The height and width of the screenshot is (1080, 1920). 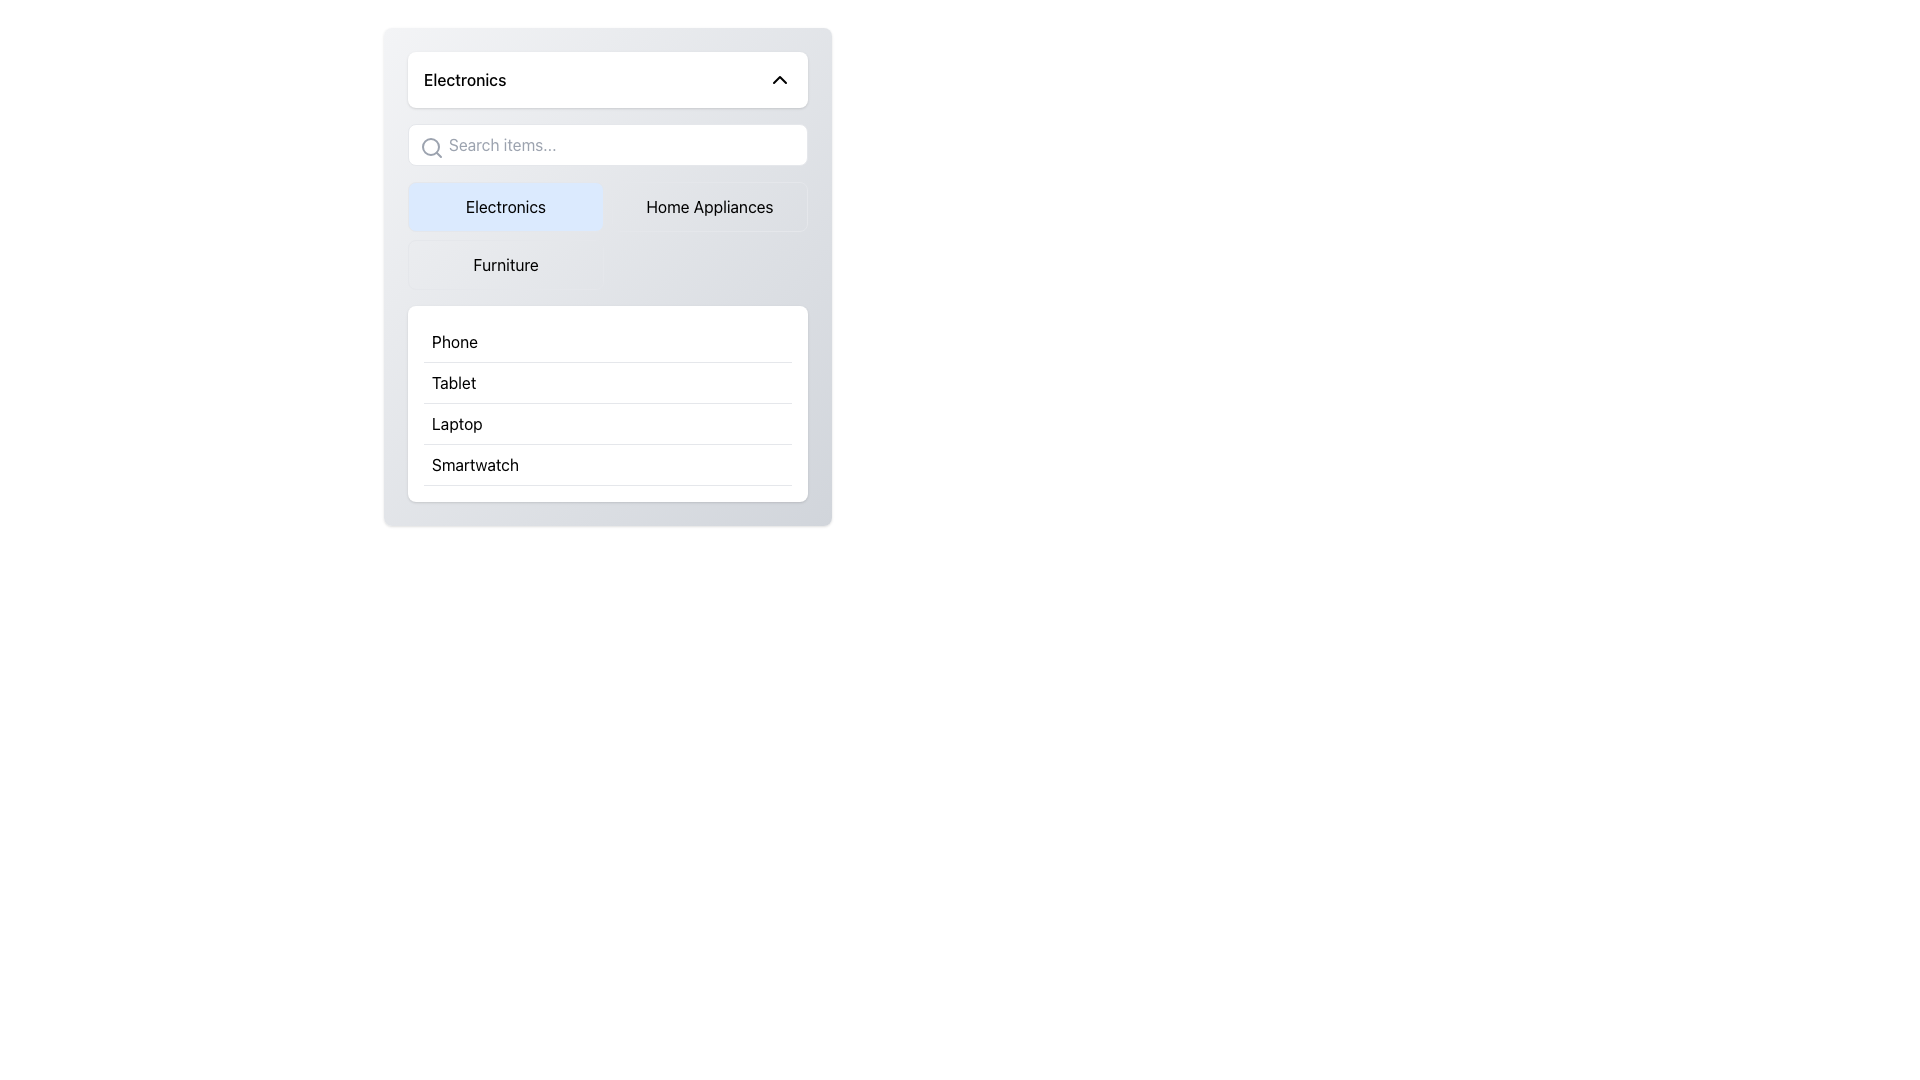 I want to click on the SVG Circle element that is part of the search icon, located to the left of the 'Search items...' text input box, so click(x=430, y=145).